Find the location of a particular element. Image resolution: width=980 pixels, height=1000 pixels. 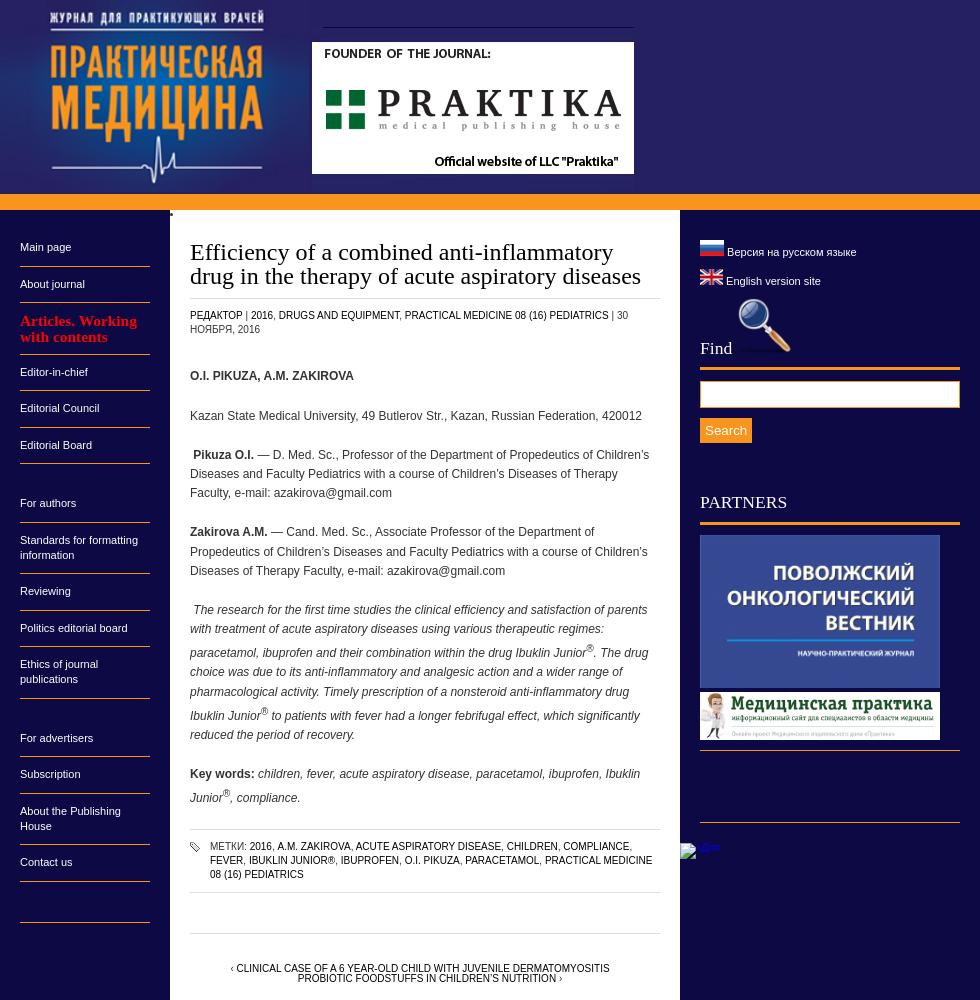

'English version site' is located at coordinates (723, 280).